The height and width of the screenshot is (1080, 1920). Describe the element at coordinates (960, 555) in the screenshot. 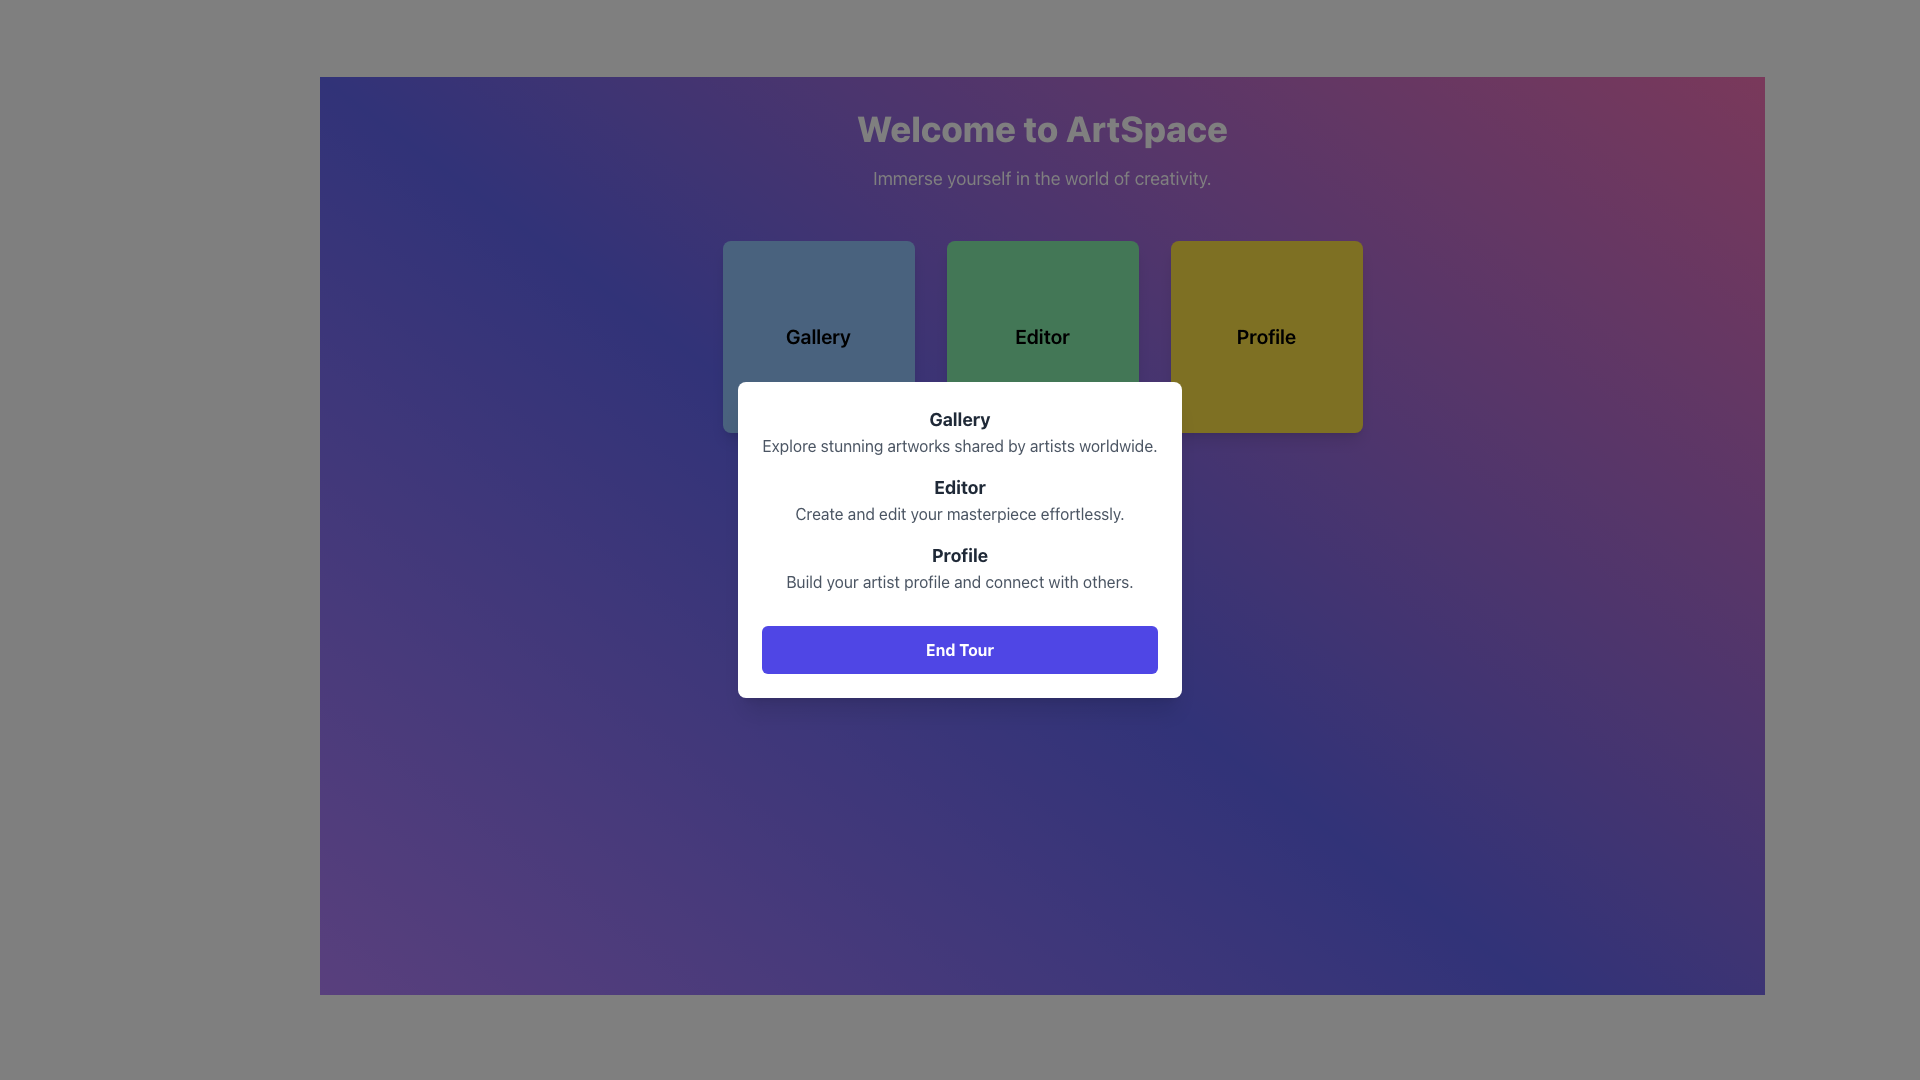

I see `text of the heading that serves as a title for creating an artist profile and connecting with others, located in the centered modal dialog box` at that location.